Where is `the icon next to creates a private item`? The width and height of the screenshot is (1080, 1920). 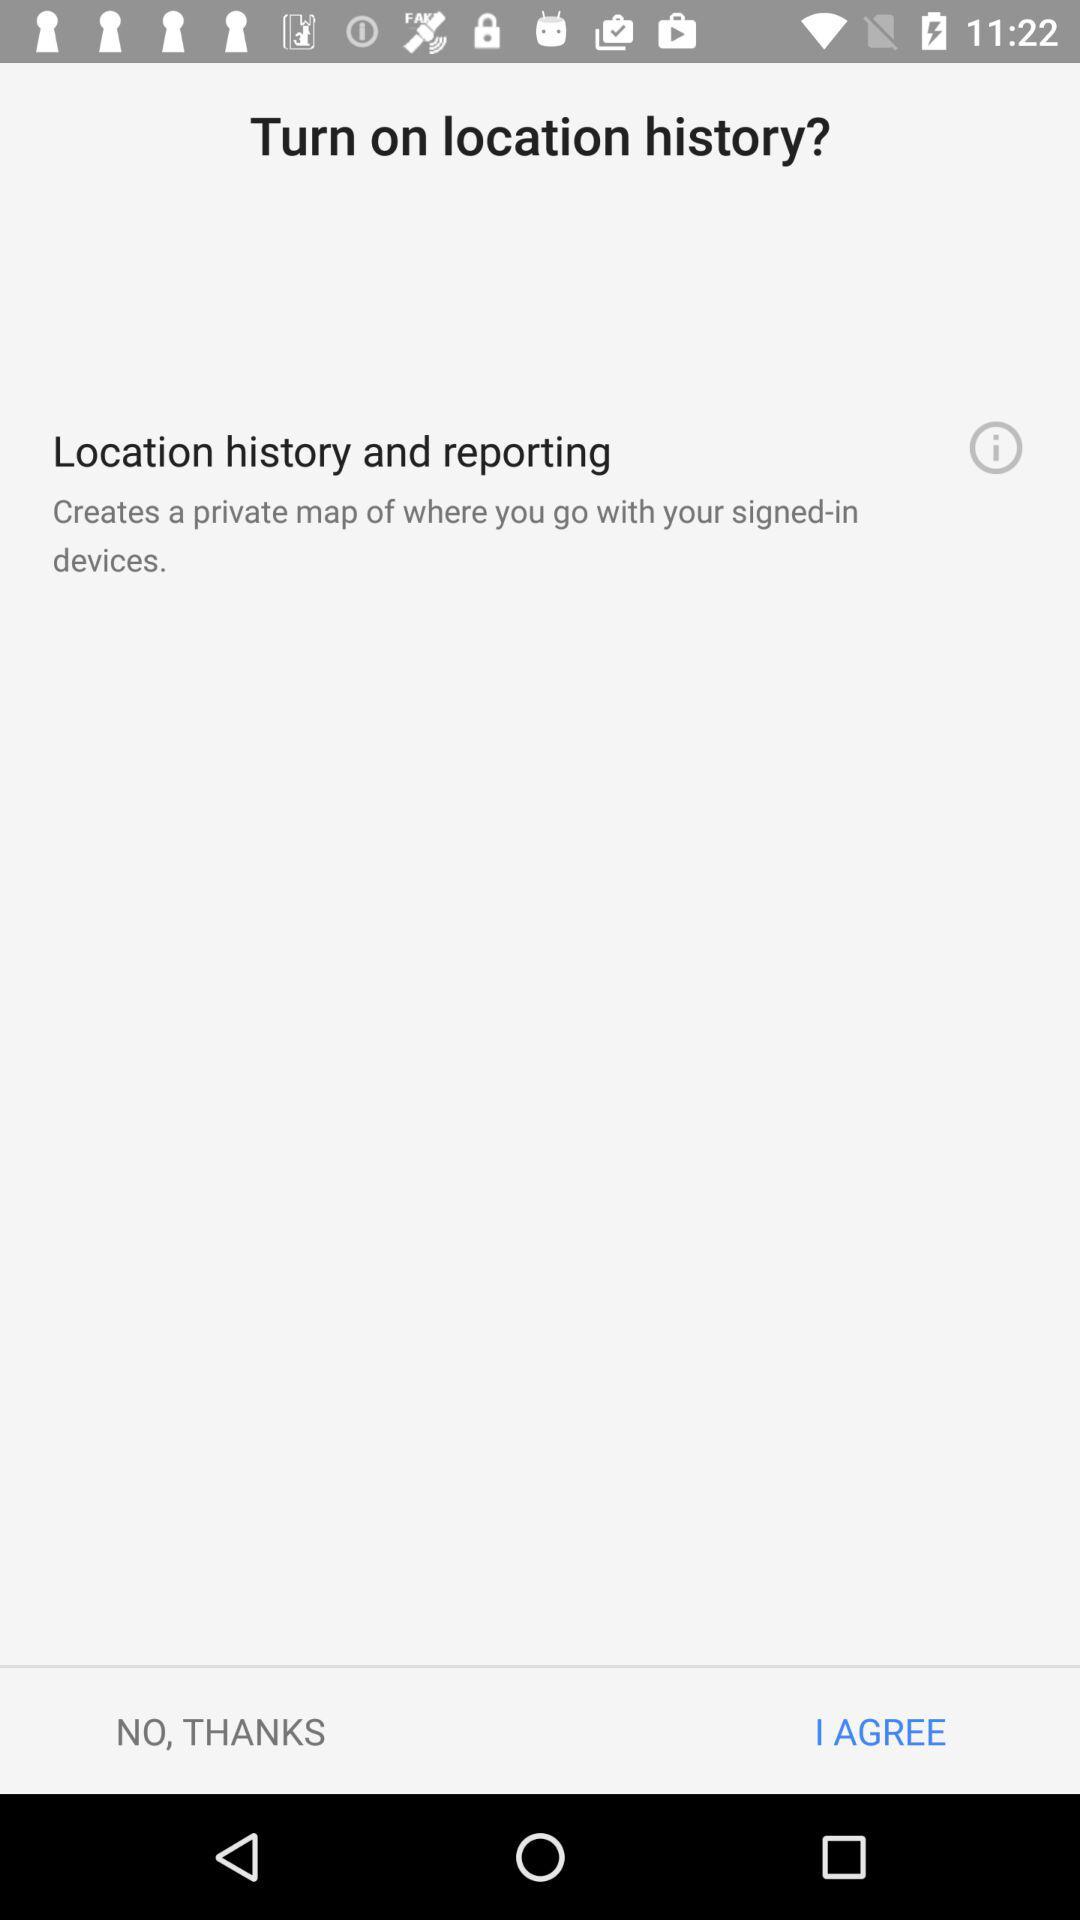 the icon next to creates a private item is located at coordinates (995, 446).